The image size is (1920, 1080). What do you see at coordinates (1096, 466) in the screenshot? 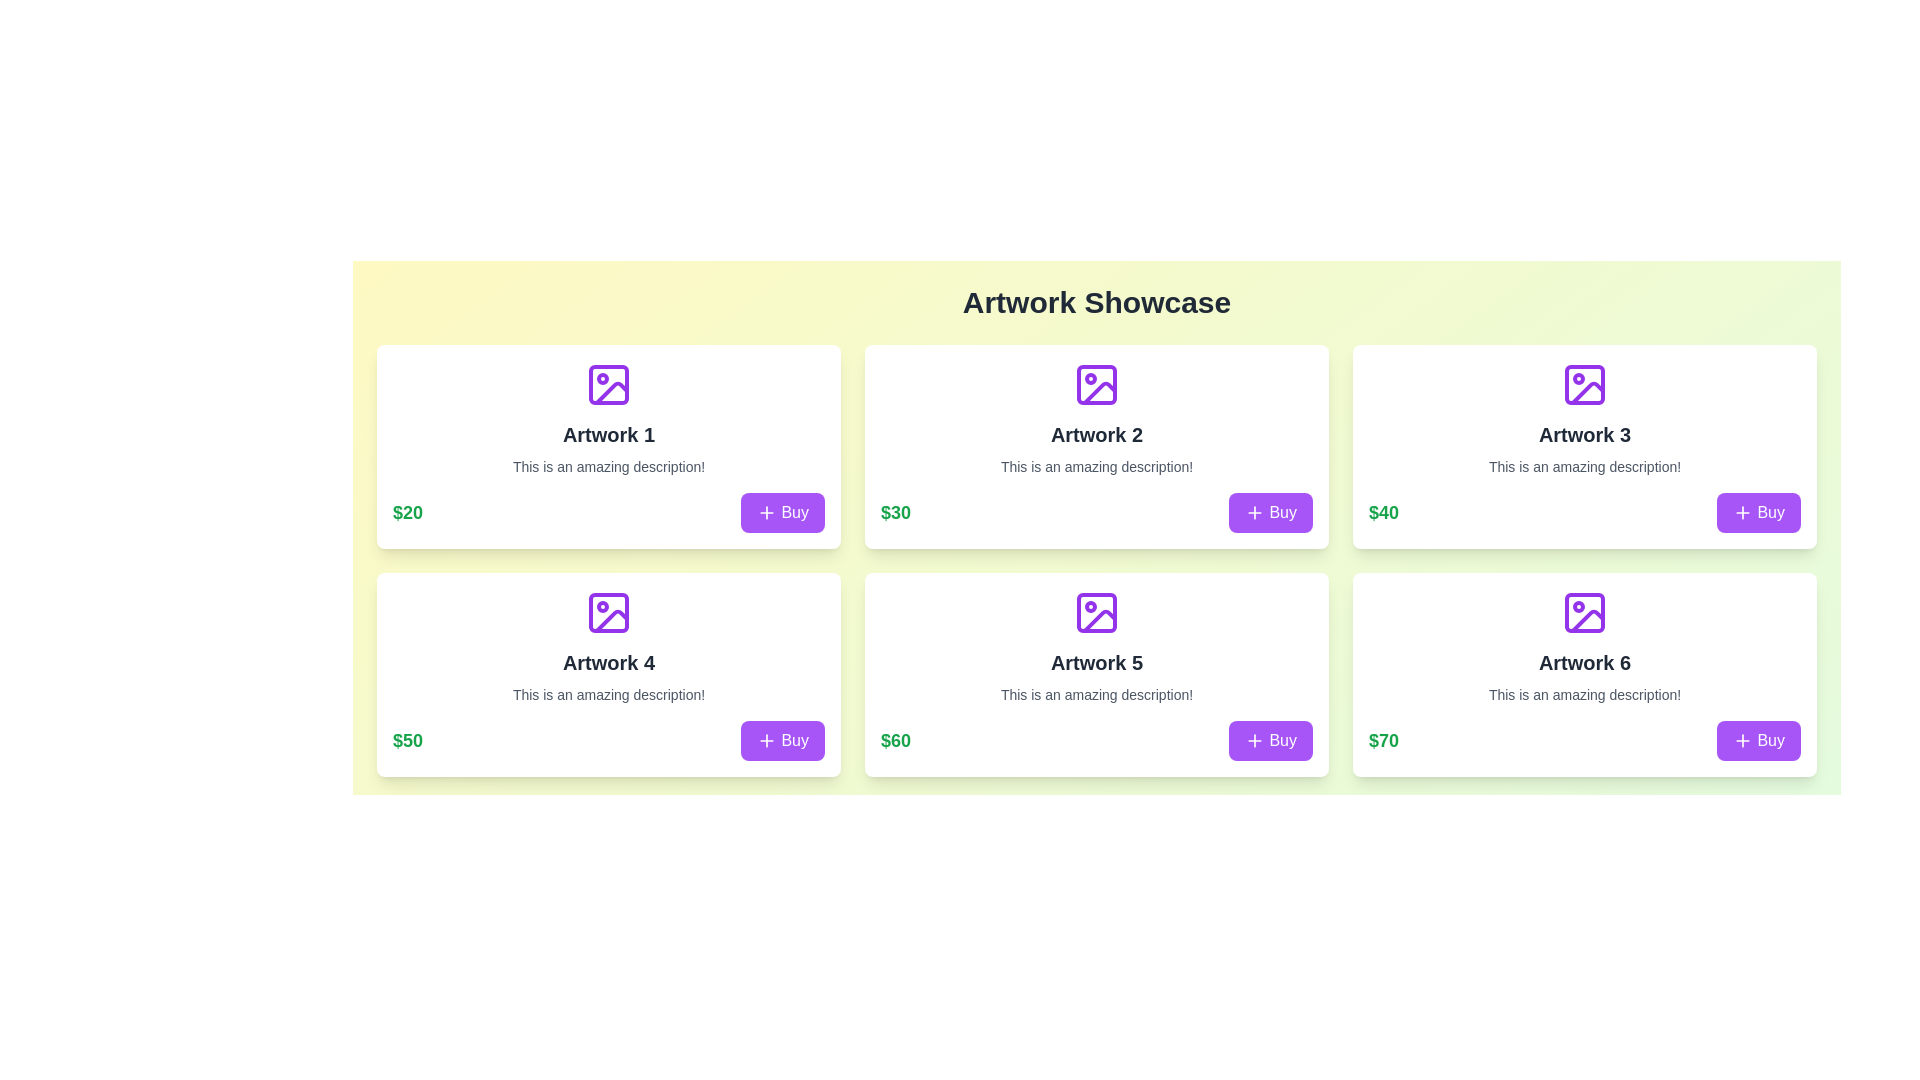
I see `the text label that reads 'This is an amazing description!' located below the title 'Artwork 2' in the second card of the grid layout` at bounding box center [1096, 466].